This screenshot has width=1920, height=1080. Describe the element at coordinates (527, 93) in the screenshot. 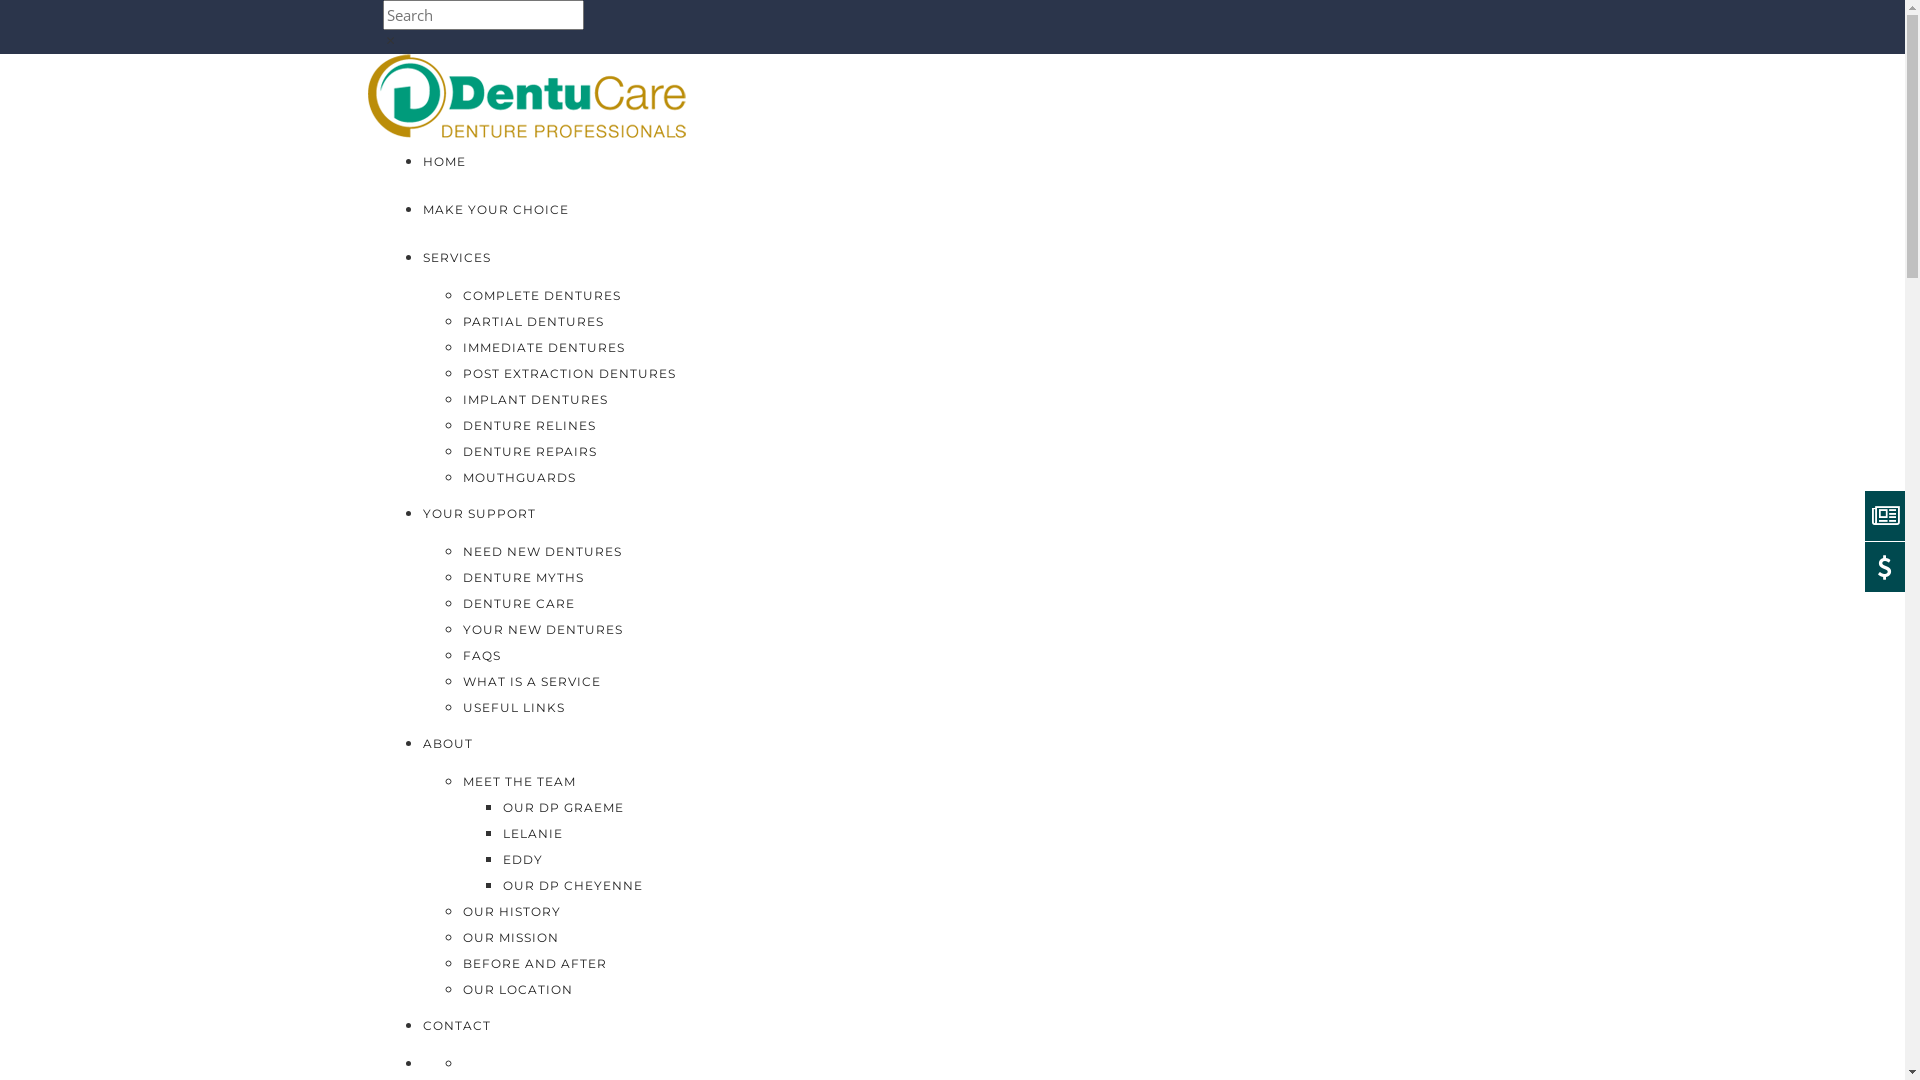

I see `'DentuCare'` at that location.